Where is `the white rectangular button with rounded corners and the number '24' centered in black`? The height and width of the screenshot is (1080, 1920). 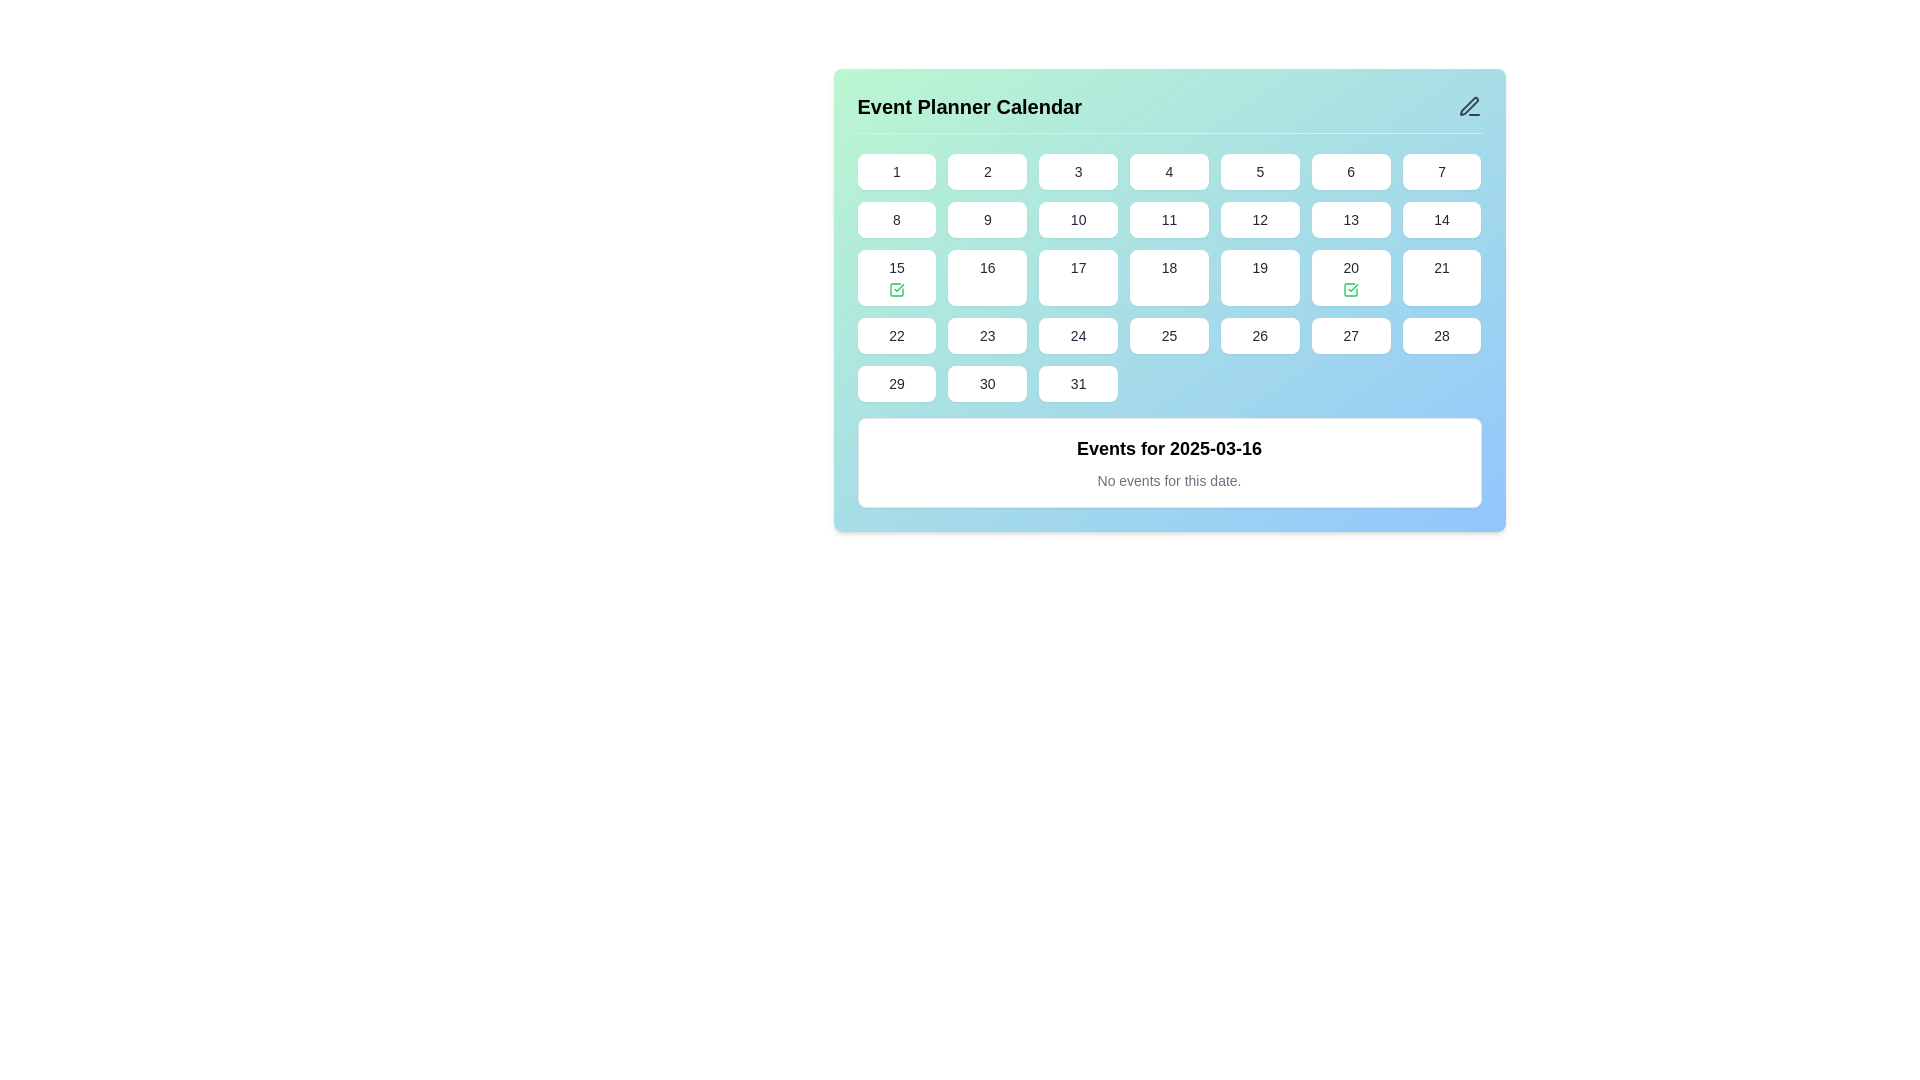 the white rectangular button with rounded corners and the number '24' centered in black is located at coordinates (1077, 334).